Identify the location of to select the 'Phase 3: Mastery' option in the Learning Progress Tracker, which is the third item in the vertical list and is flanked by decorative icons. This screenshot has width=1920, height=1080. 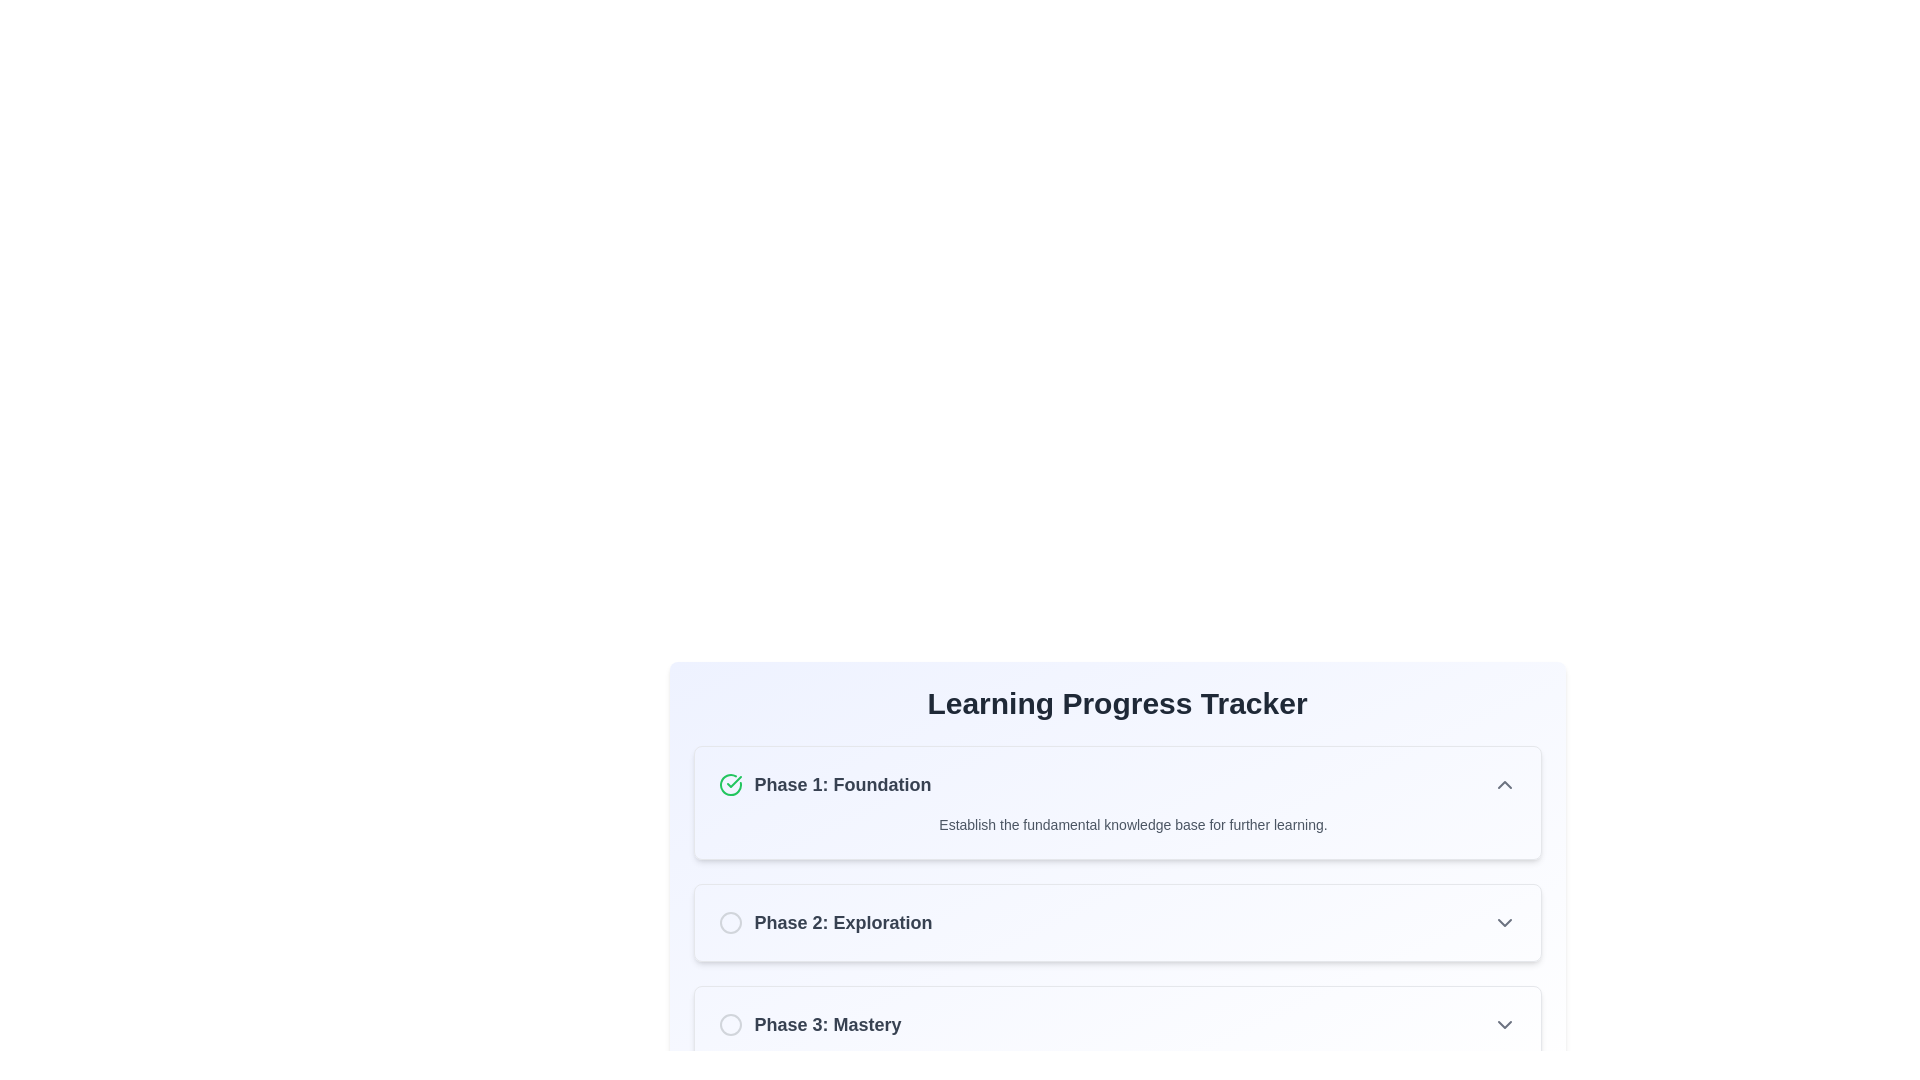
(1116, 1025).